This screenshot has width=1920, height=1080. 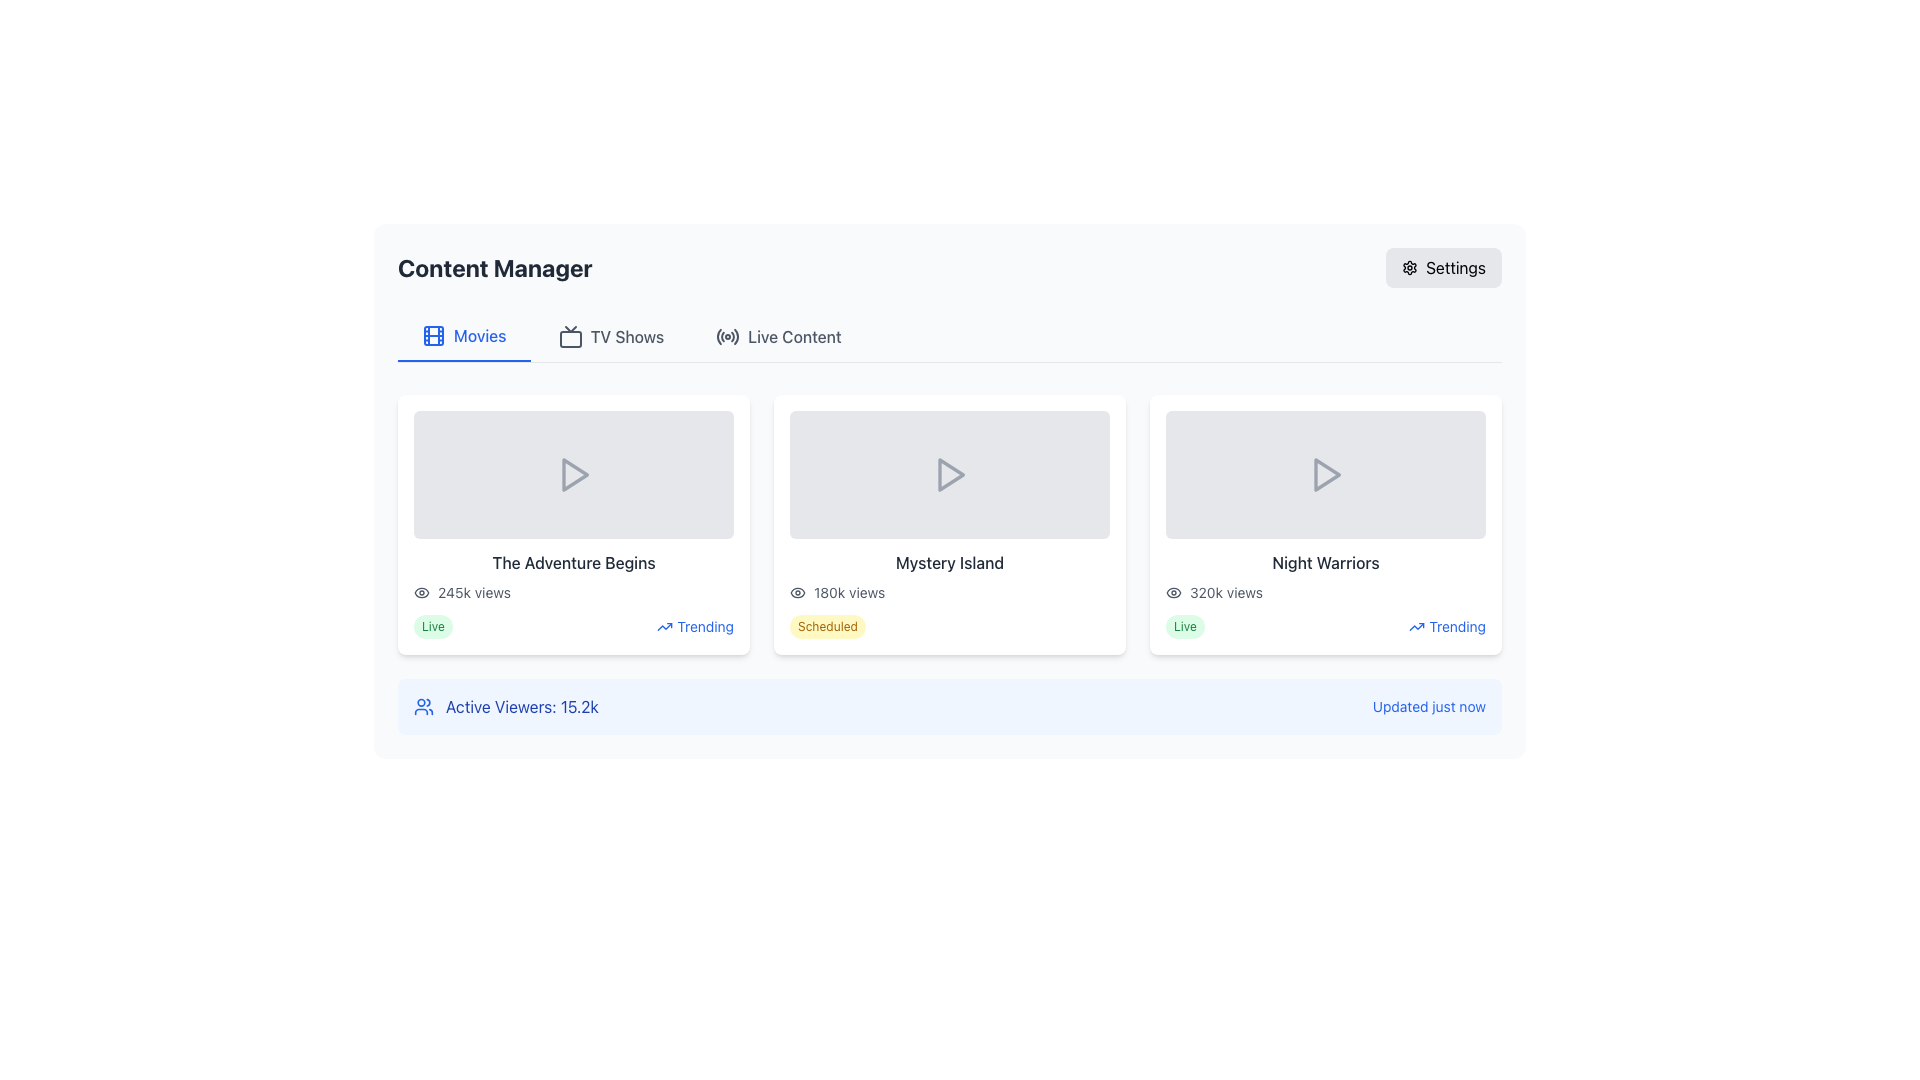 What do you see at coordinates (574, 474) in the screenshot?
I see `the triangular play icon with a thin gray stroke located in the circular area of the first media card titled 'The Adventure Begins'` at bounding box center [574, 474].